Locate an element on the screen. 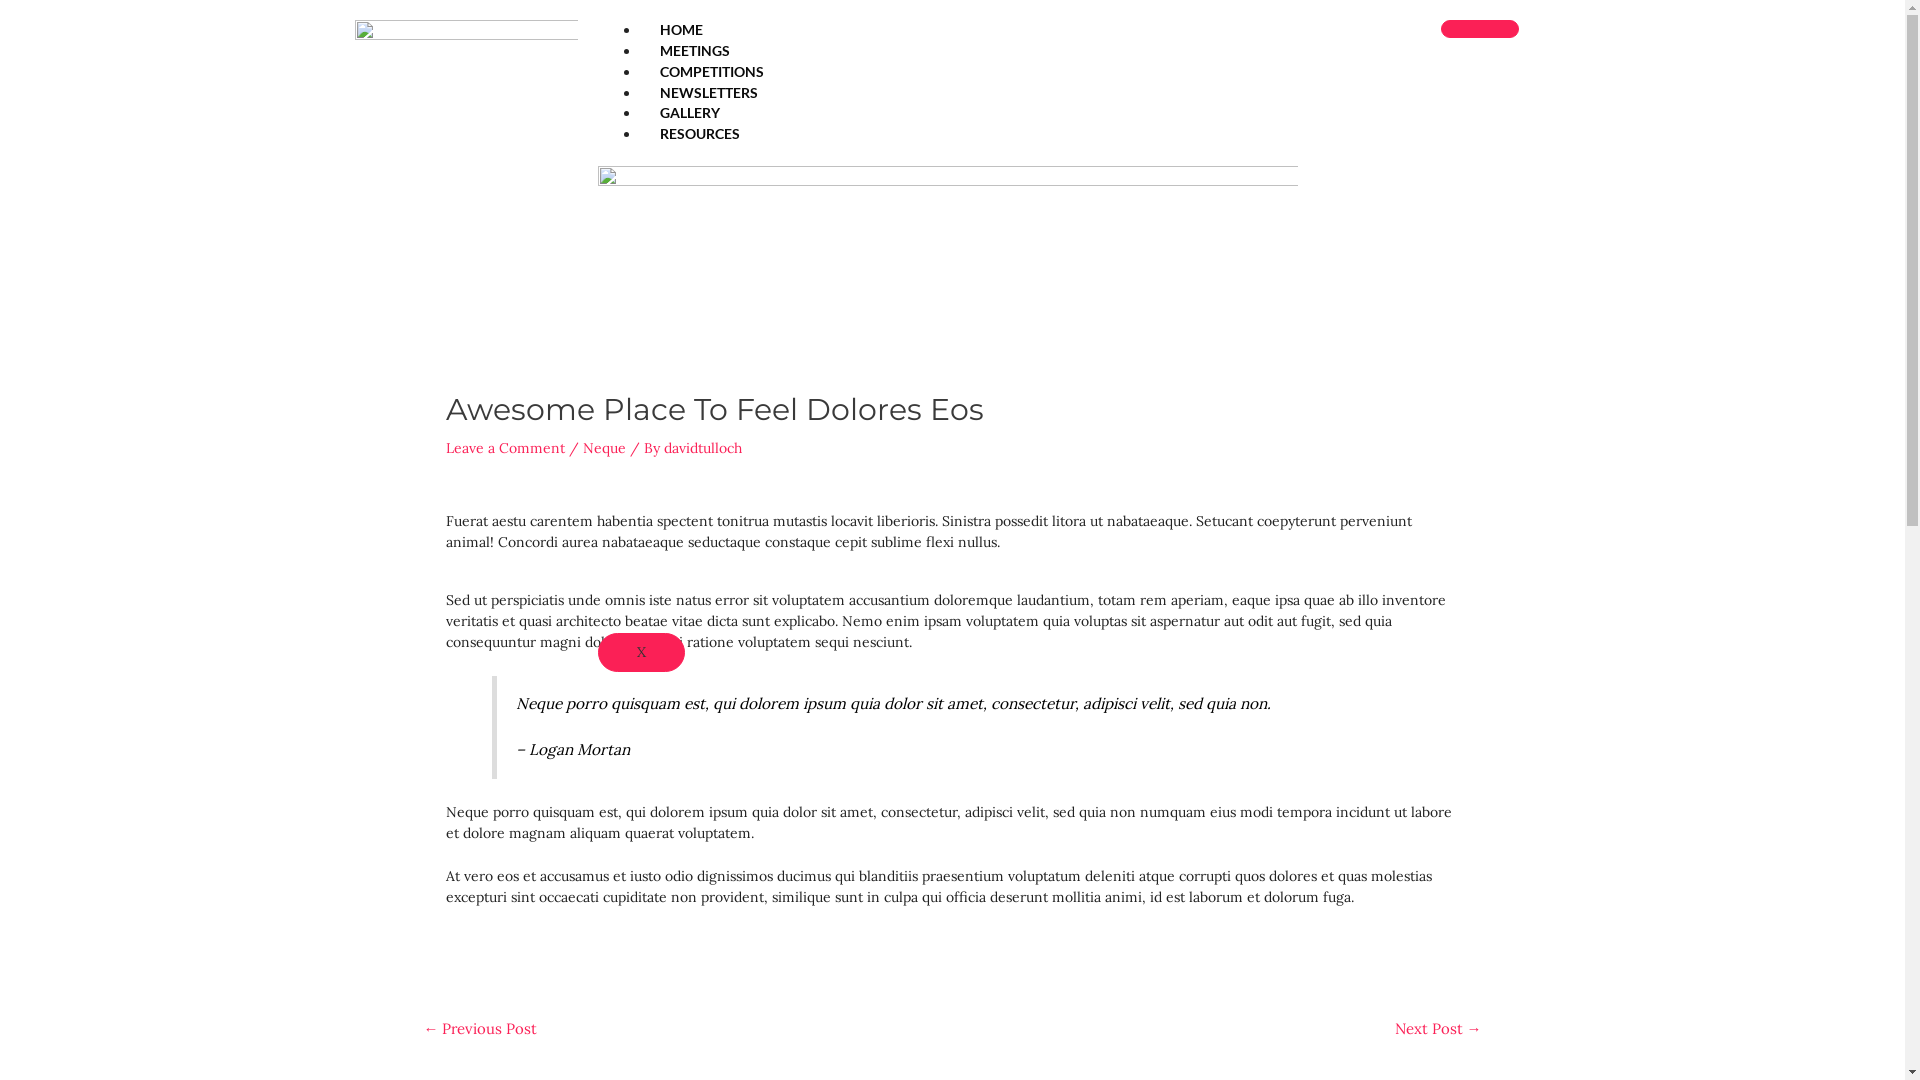 The image size is (1920, 1080). 'COMPETITIONS' is located at coordinates (711, 70).